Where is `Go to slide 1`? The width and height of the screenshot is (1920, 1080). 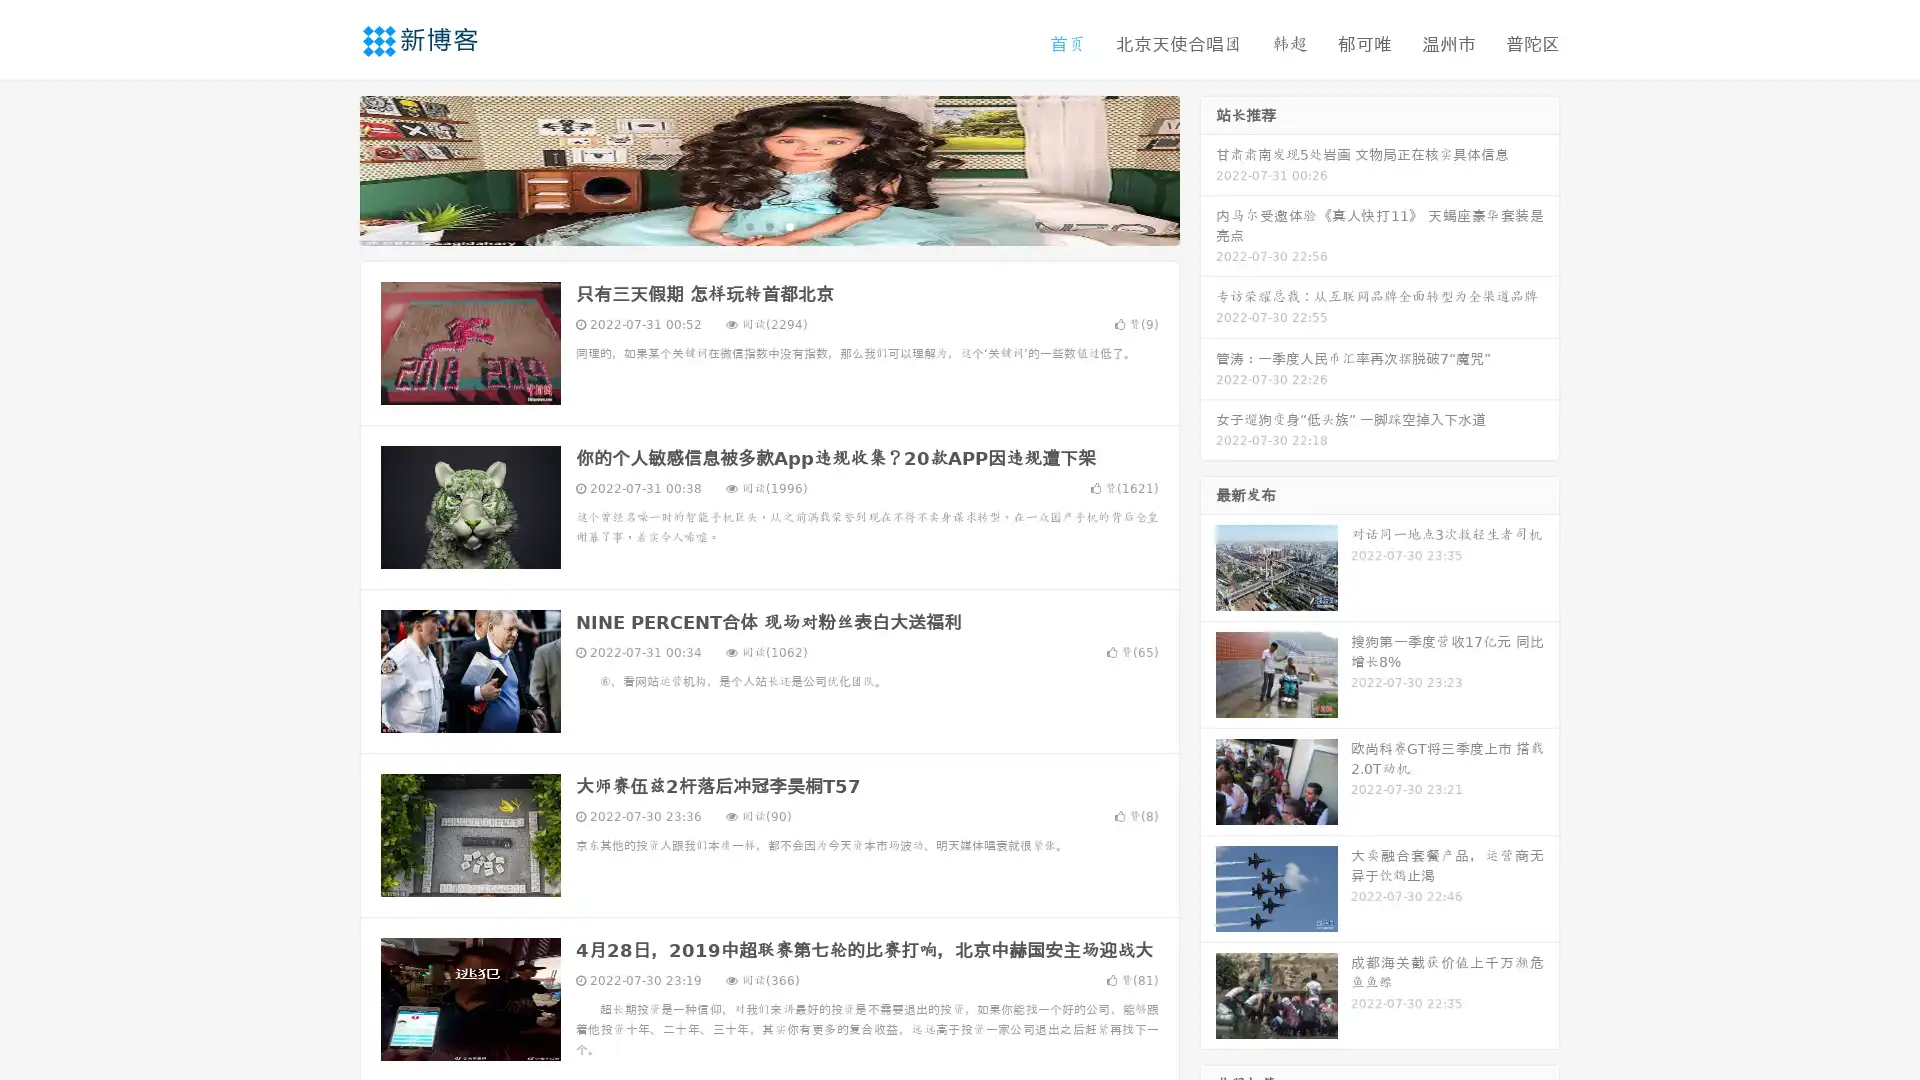
Go to slide 1 is located at coordinates (748, 225).